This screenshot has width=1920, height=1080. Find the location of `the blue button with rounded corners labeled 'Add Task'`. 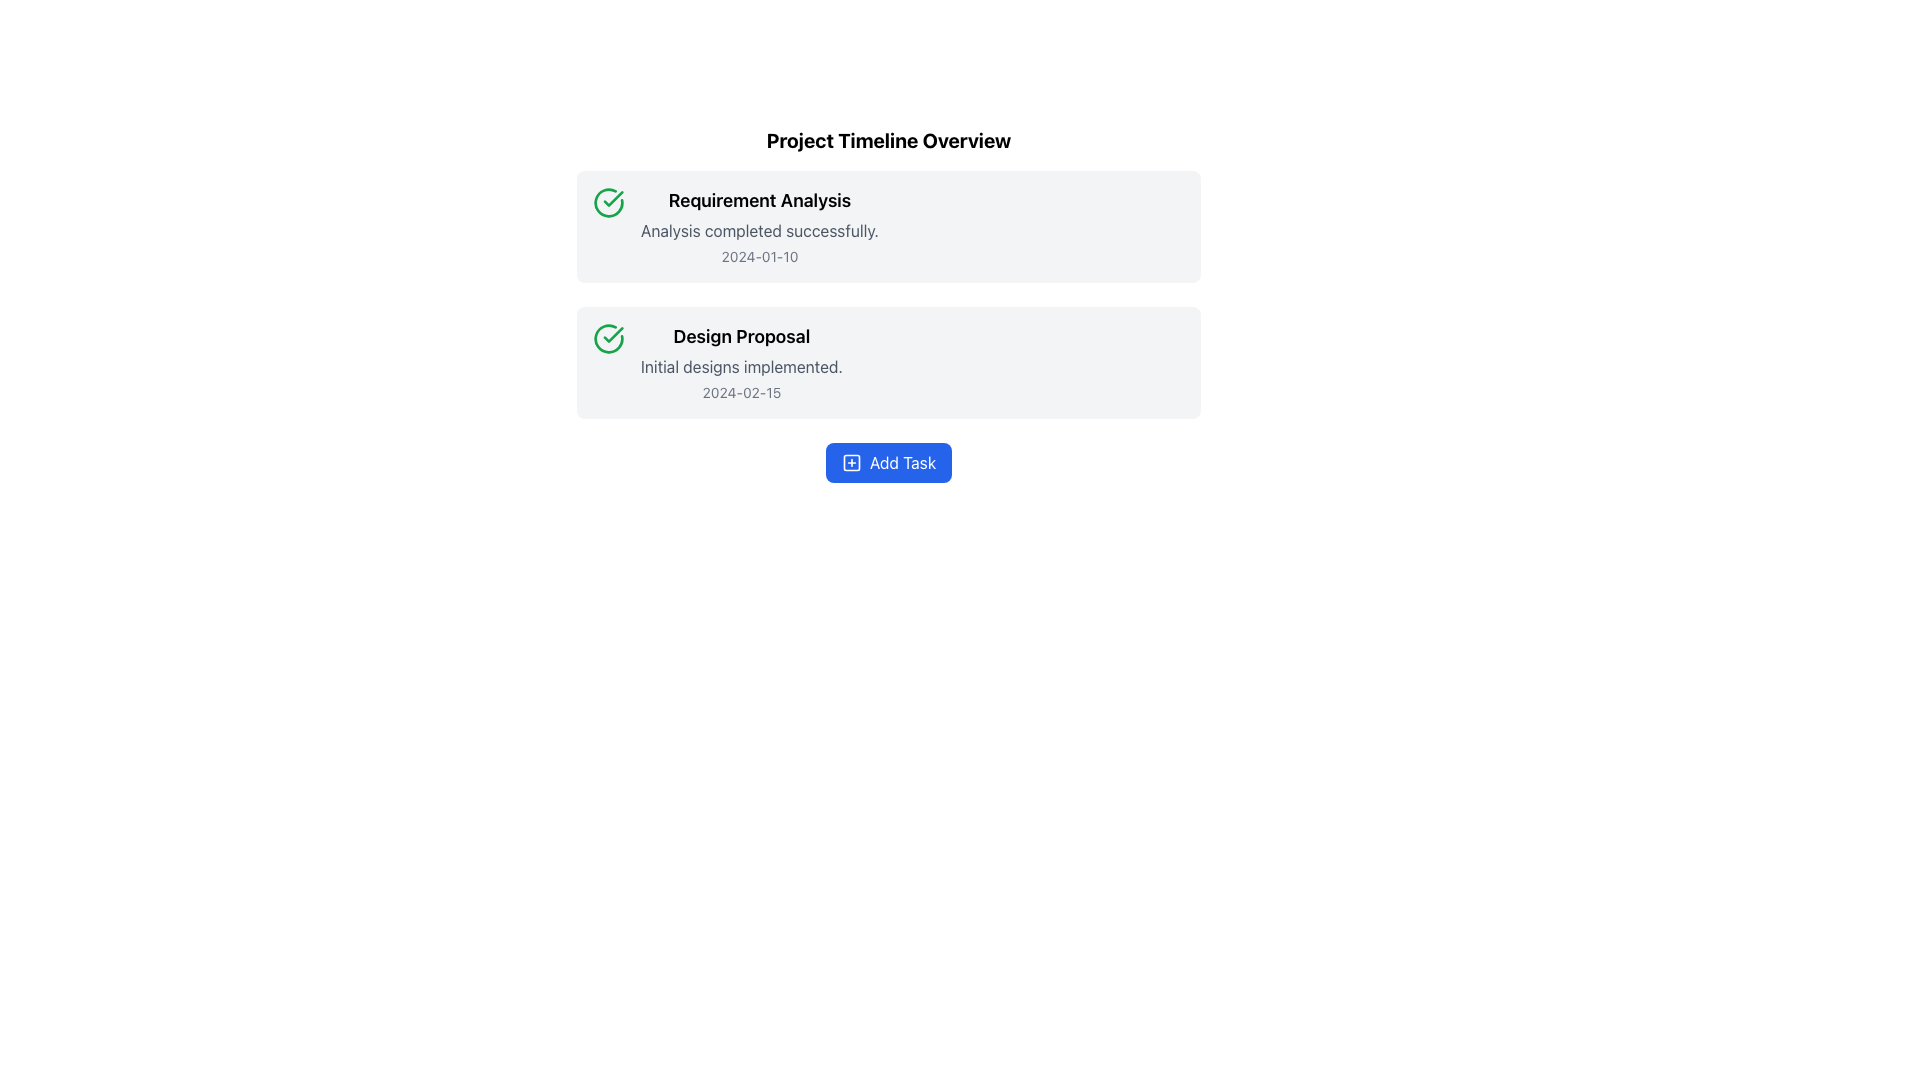

the blue button with rounded corners labeled 'Add Task' is located at coordinates (887, 462).